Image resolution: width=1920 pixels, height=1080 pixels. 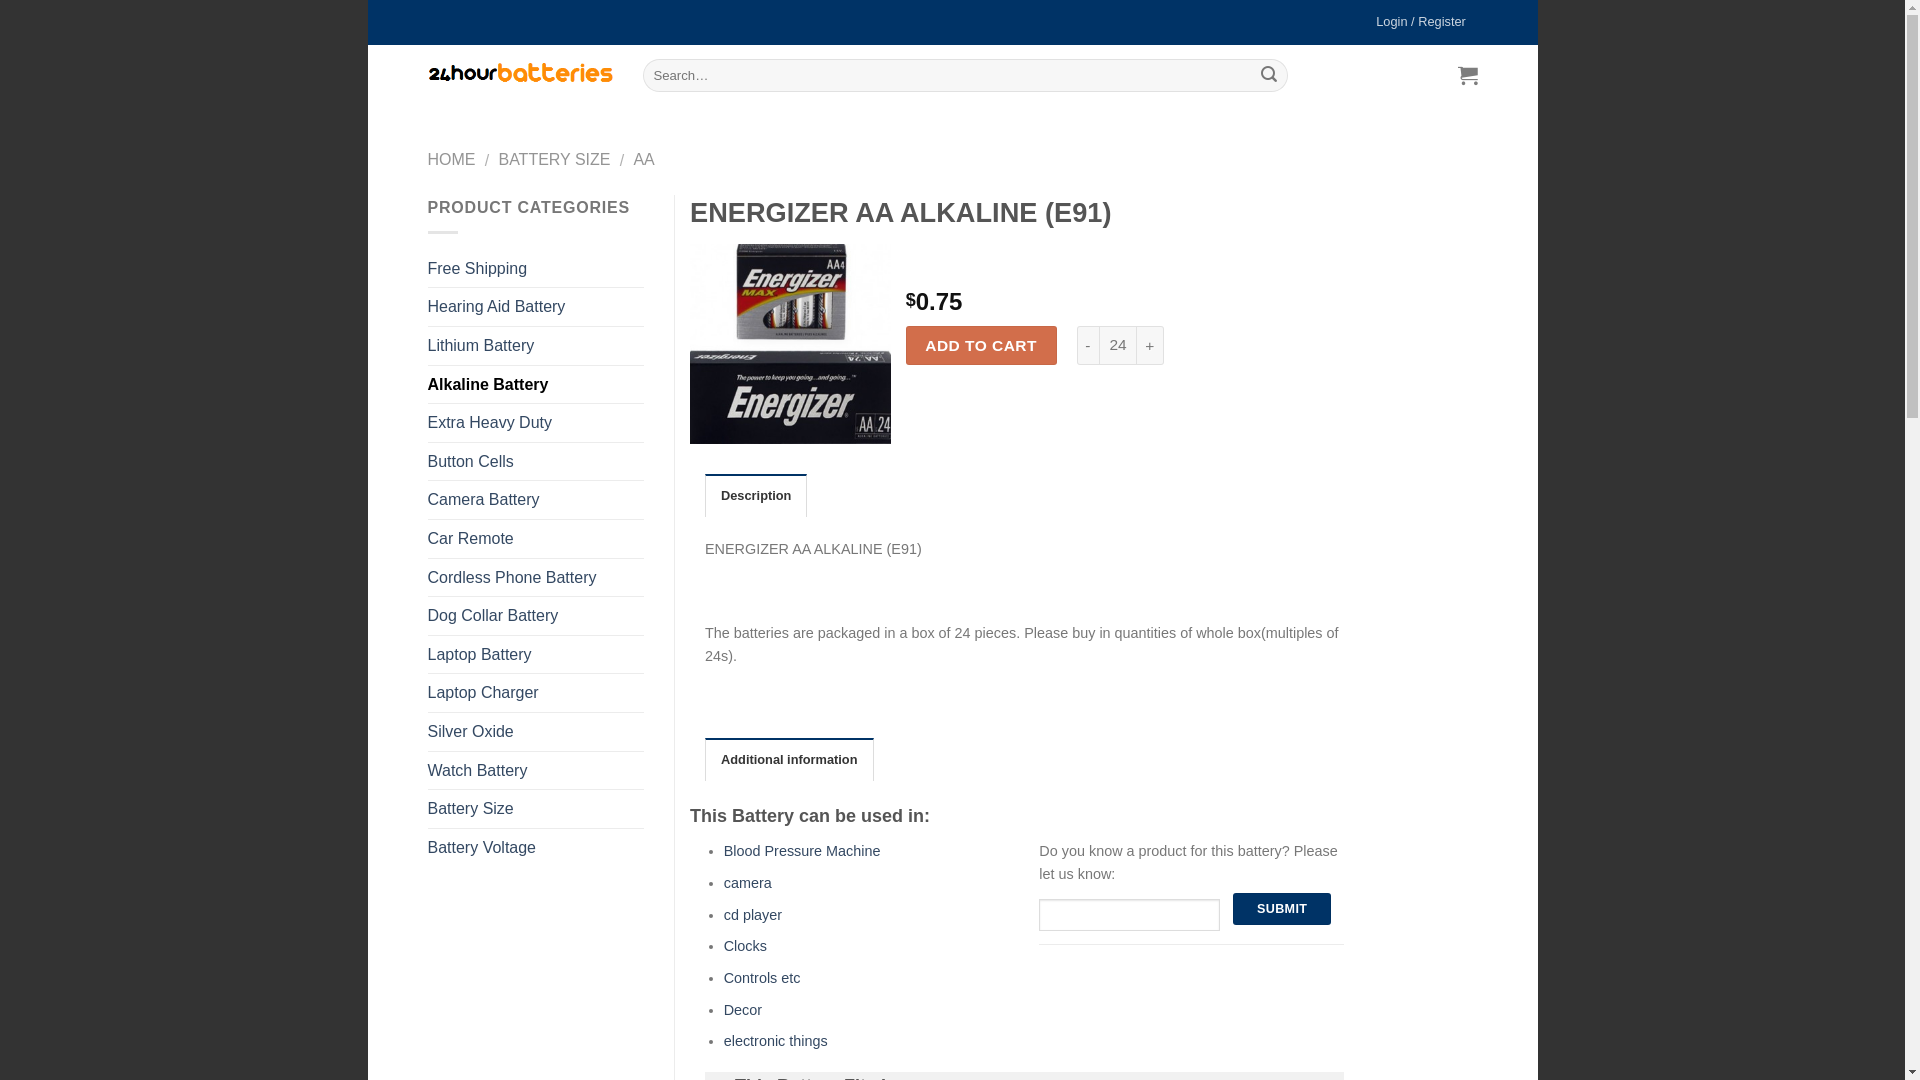 What do you see at coordinates (536, 578) in the screenshot?
I see `'Cordless Phone Battery'` at bounding box center [536, 578].